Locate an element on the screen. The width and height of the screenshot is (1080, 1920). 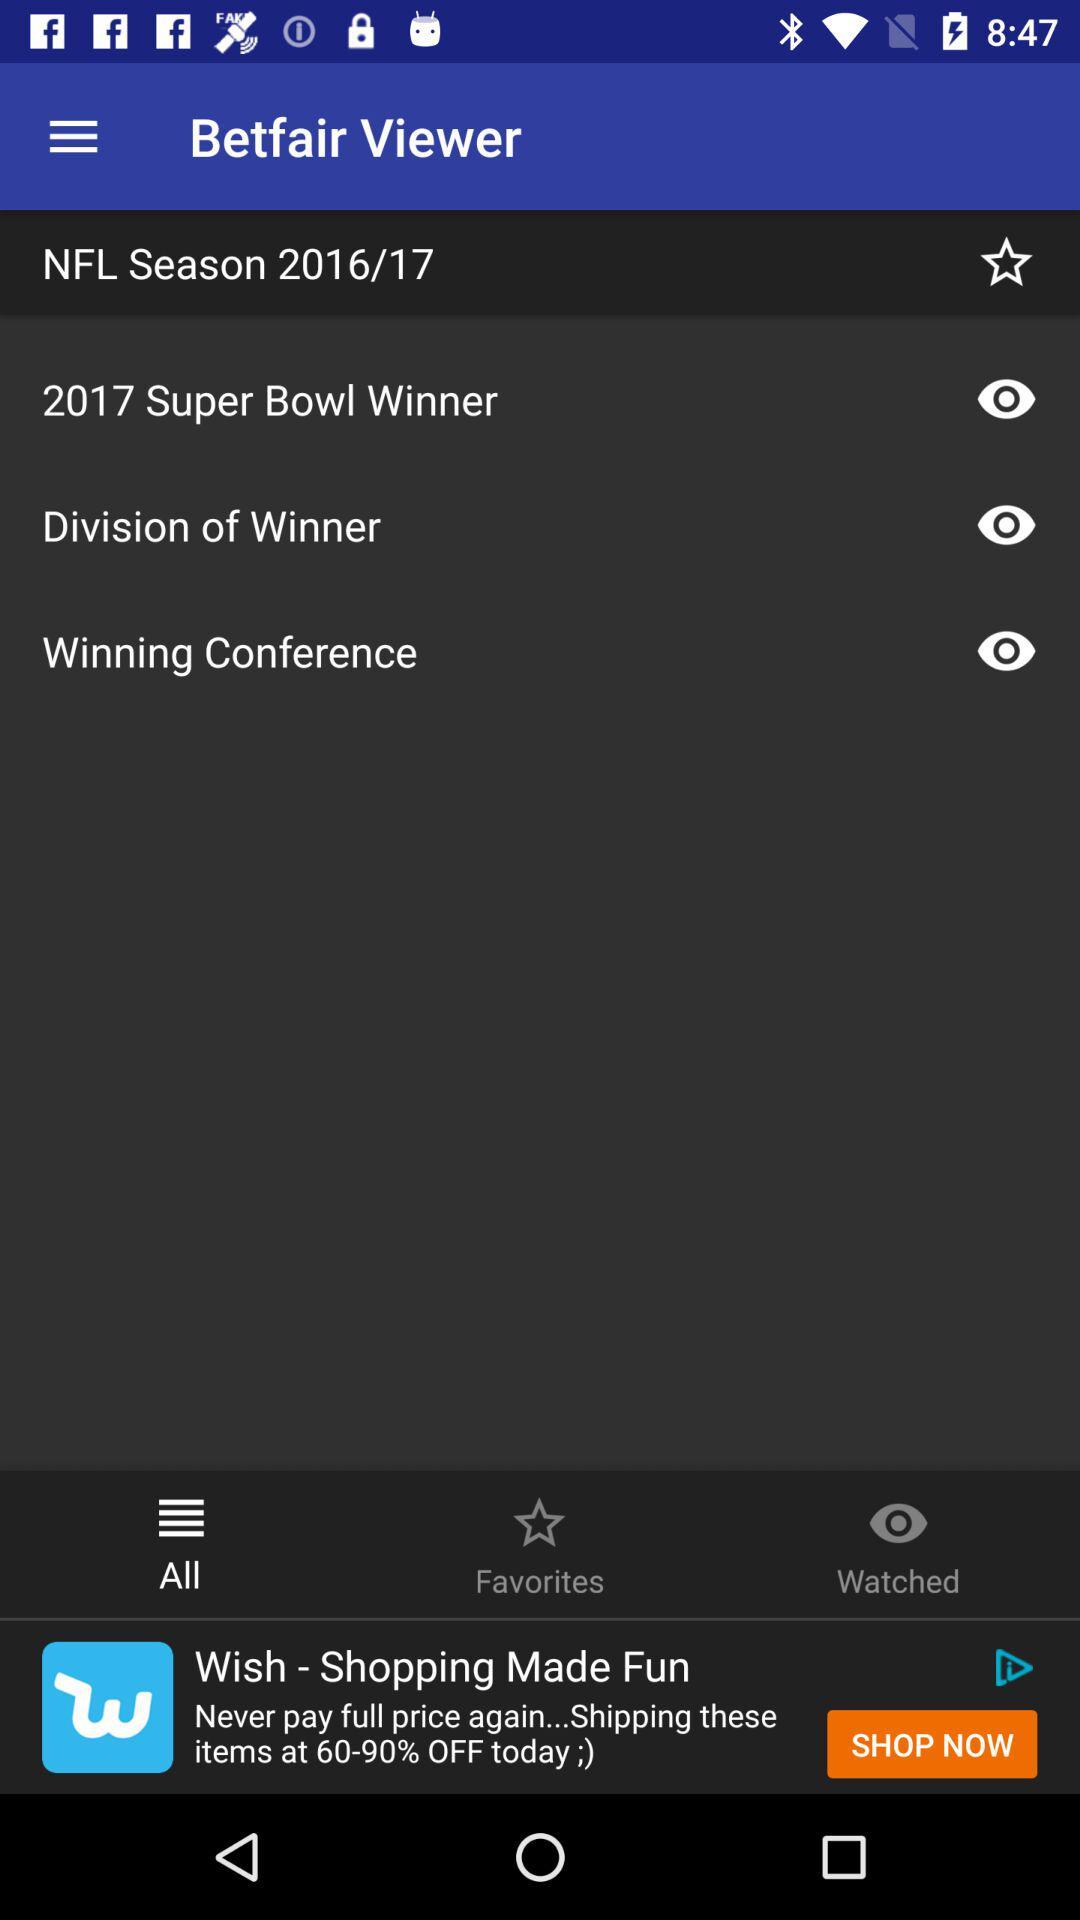
the icon next to betfair viewer icon is located at coordinates (72, 135).